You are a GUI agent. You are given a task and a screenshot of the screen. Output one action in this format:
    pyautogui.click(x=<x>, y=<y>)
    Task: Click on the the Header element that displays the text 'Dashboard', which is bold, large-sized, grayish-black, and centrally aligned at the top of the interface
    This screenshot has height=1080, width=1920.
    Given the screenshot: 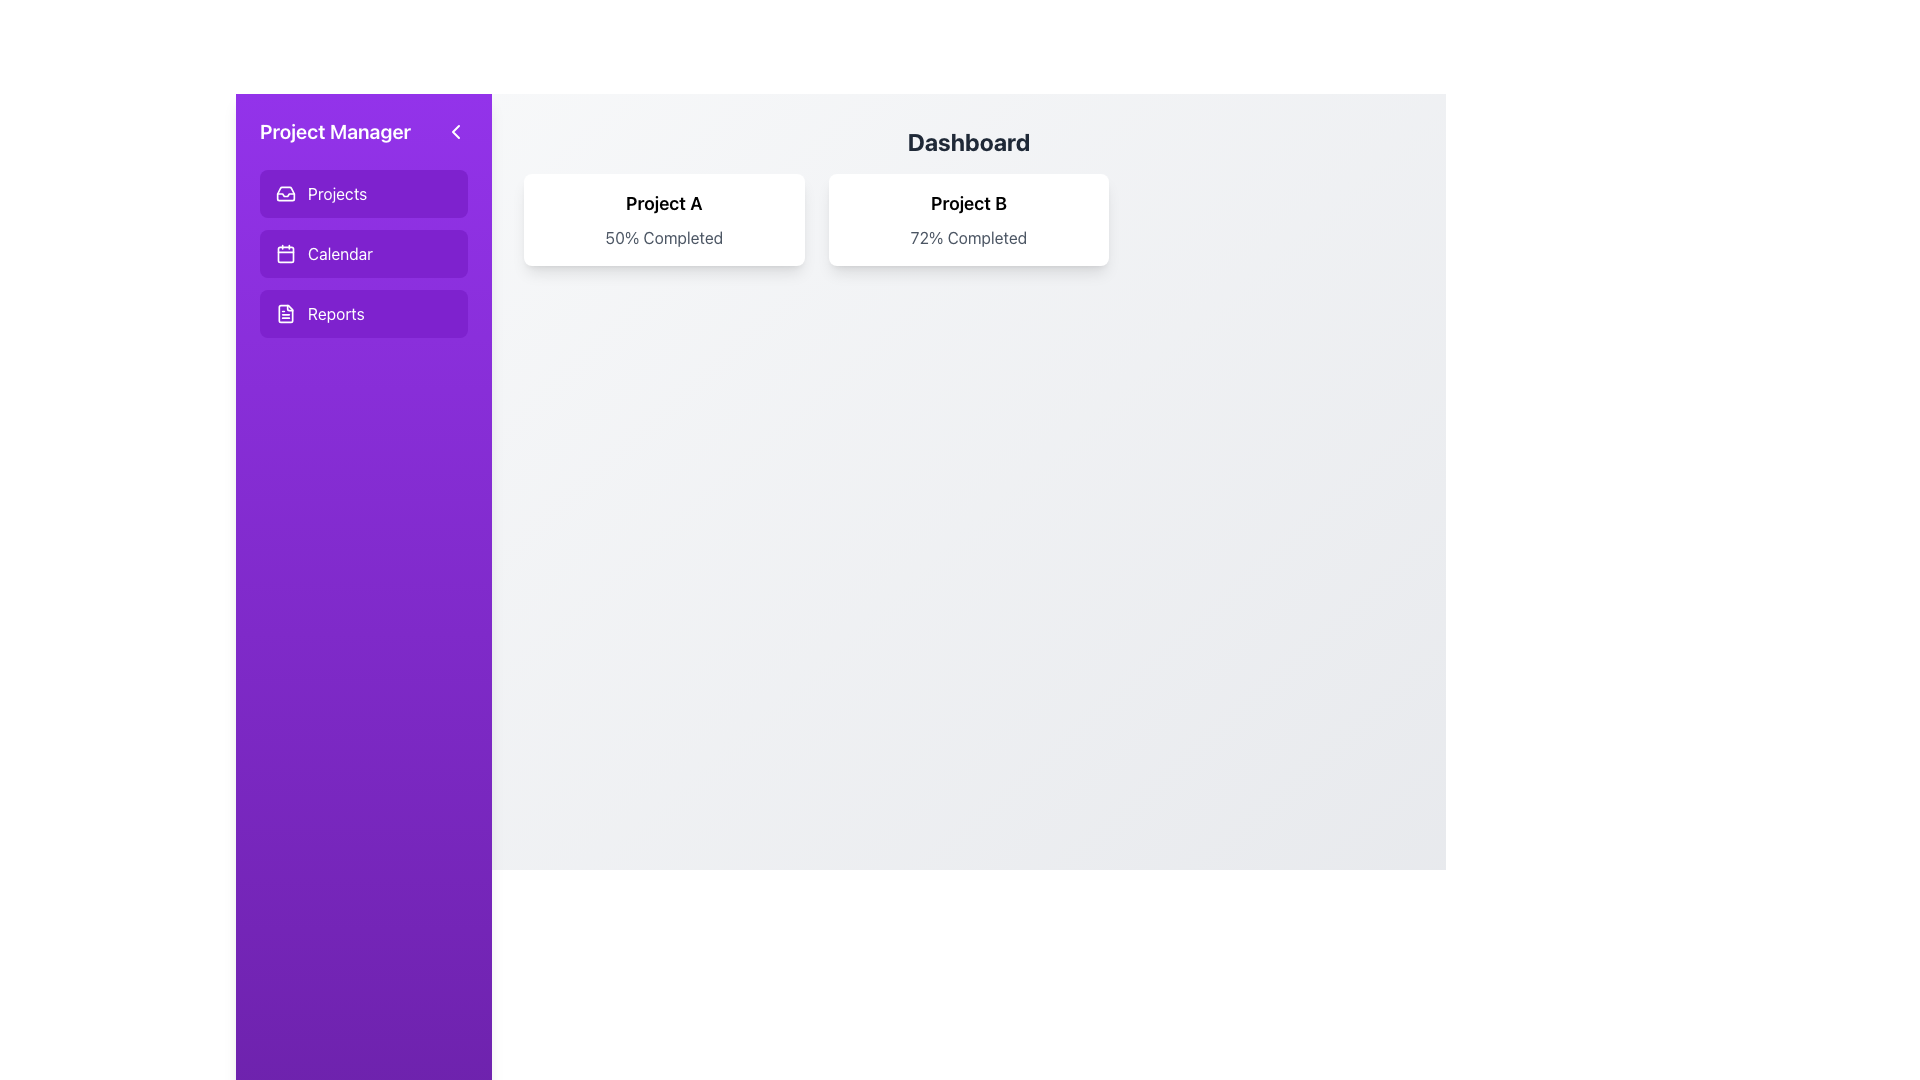 What is the action you would take?
    pyautogui.click(x=969, y=141)
    